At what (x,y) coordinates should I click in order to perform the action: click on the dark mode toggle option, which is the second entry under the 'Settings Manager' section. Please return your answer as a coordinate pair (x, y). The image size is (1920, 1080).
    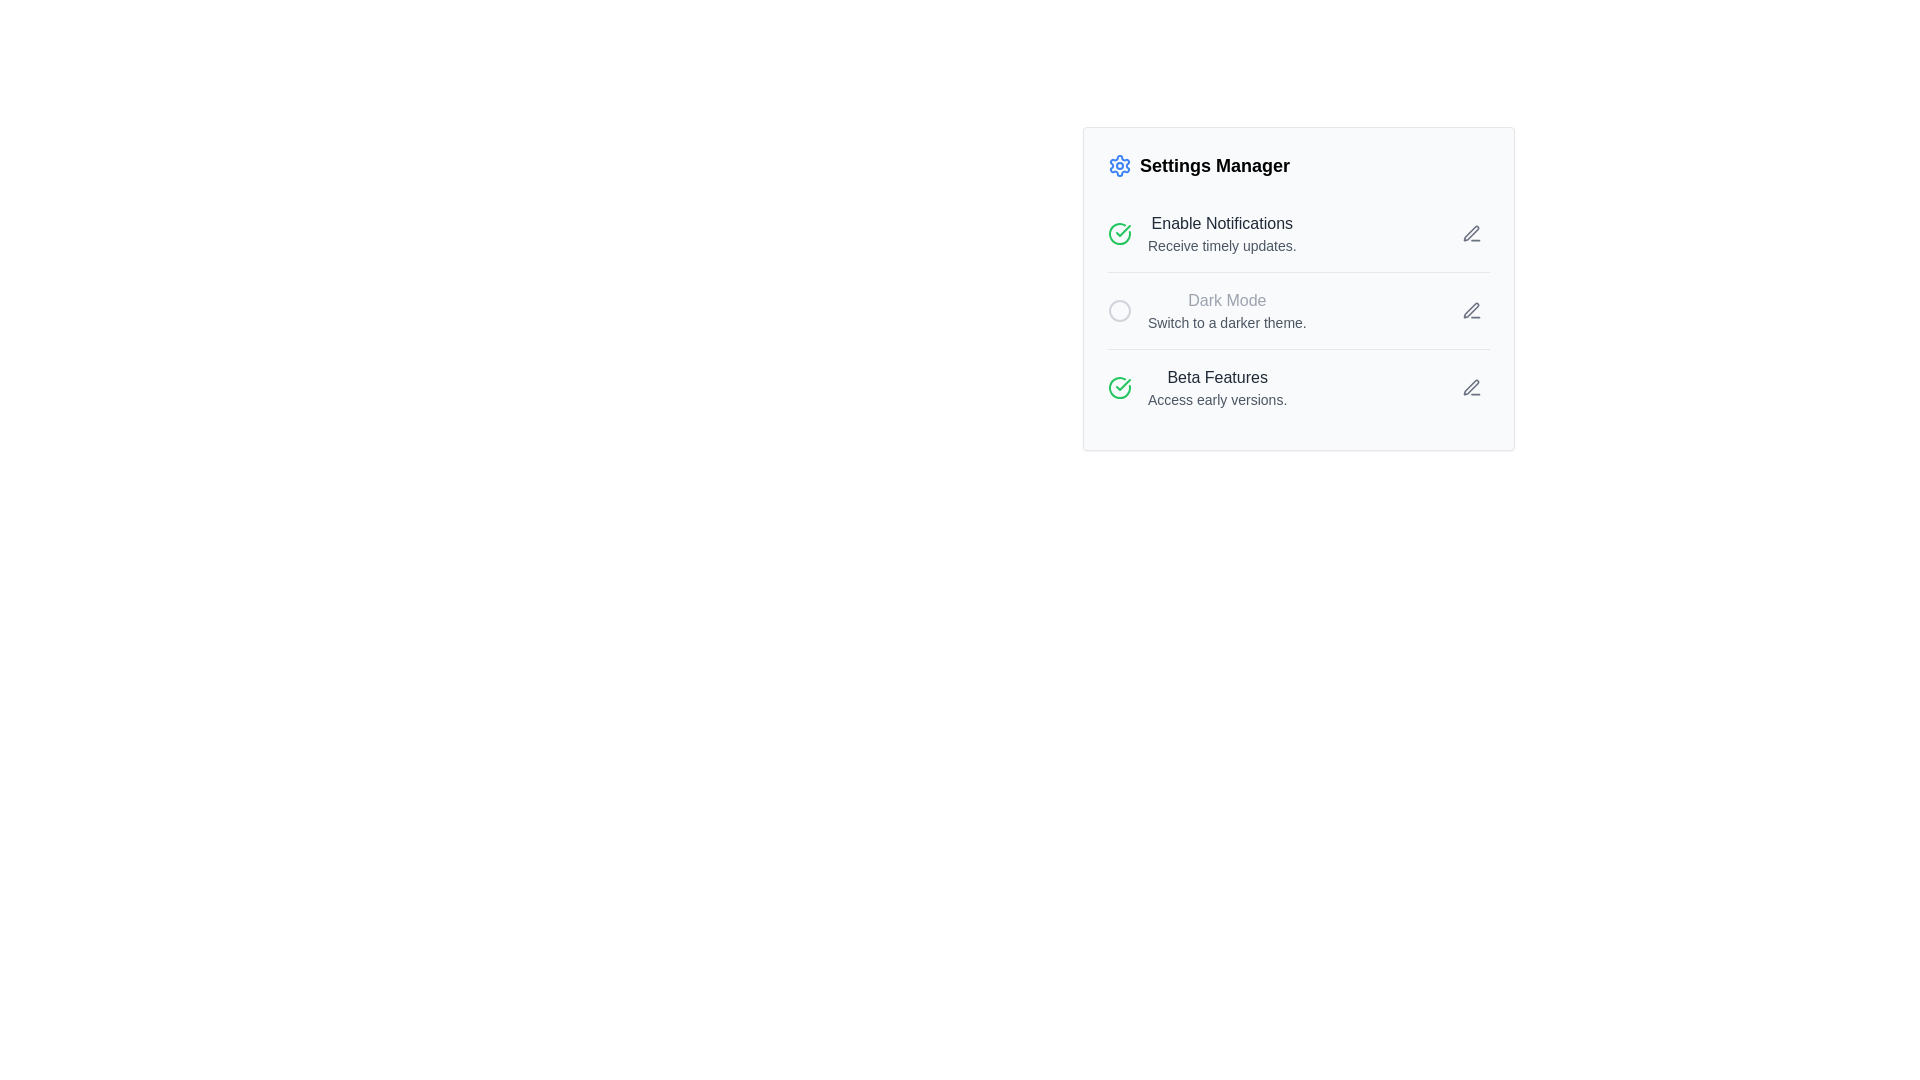
    Looking at the image, I should click on (1299, 327).